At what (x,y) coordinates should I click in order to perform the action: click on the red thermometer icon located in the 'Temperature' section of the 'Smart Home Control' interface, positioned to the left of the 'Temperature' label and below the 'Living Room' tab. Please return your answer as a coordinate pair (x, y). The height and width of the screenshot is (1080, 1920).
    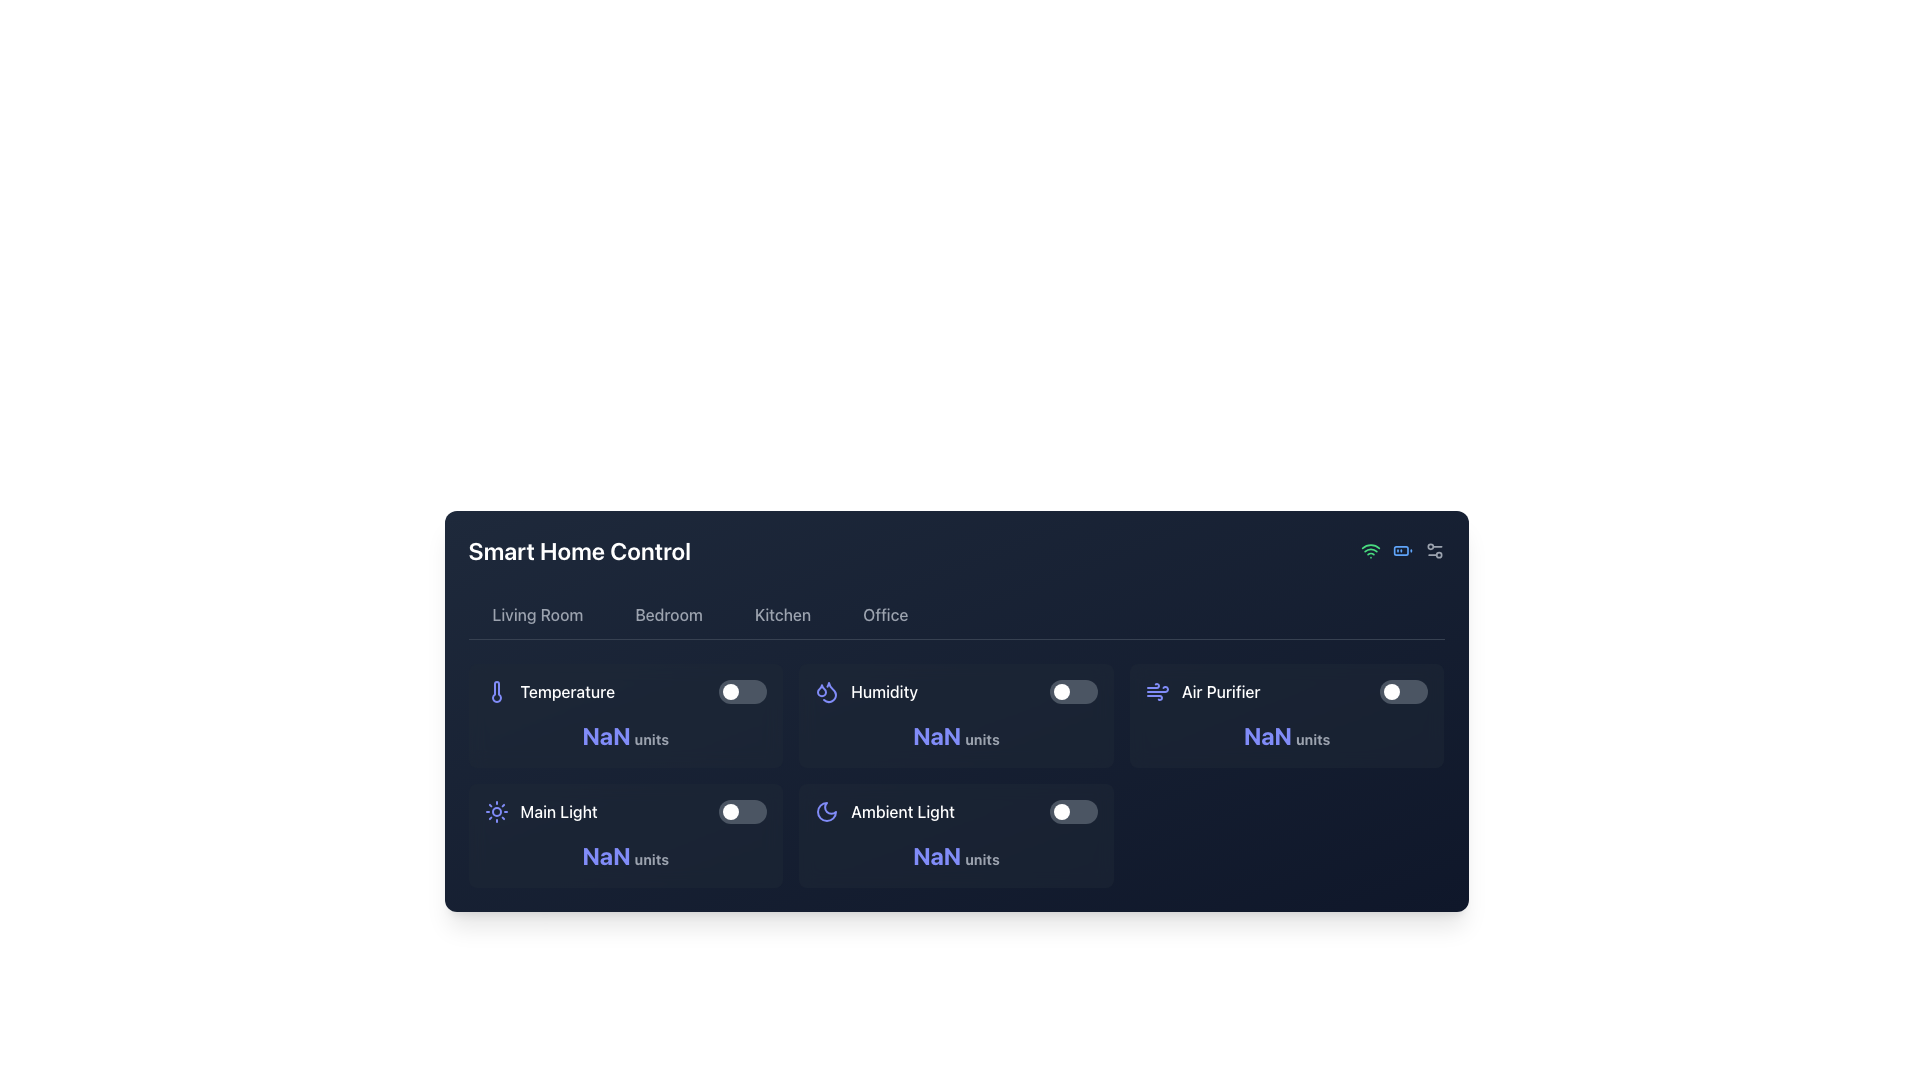
    Looking at the image, I should click on (496, 690).